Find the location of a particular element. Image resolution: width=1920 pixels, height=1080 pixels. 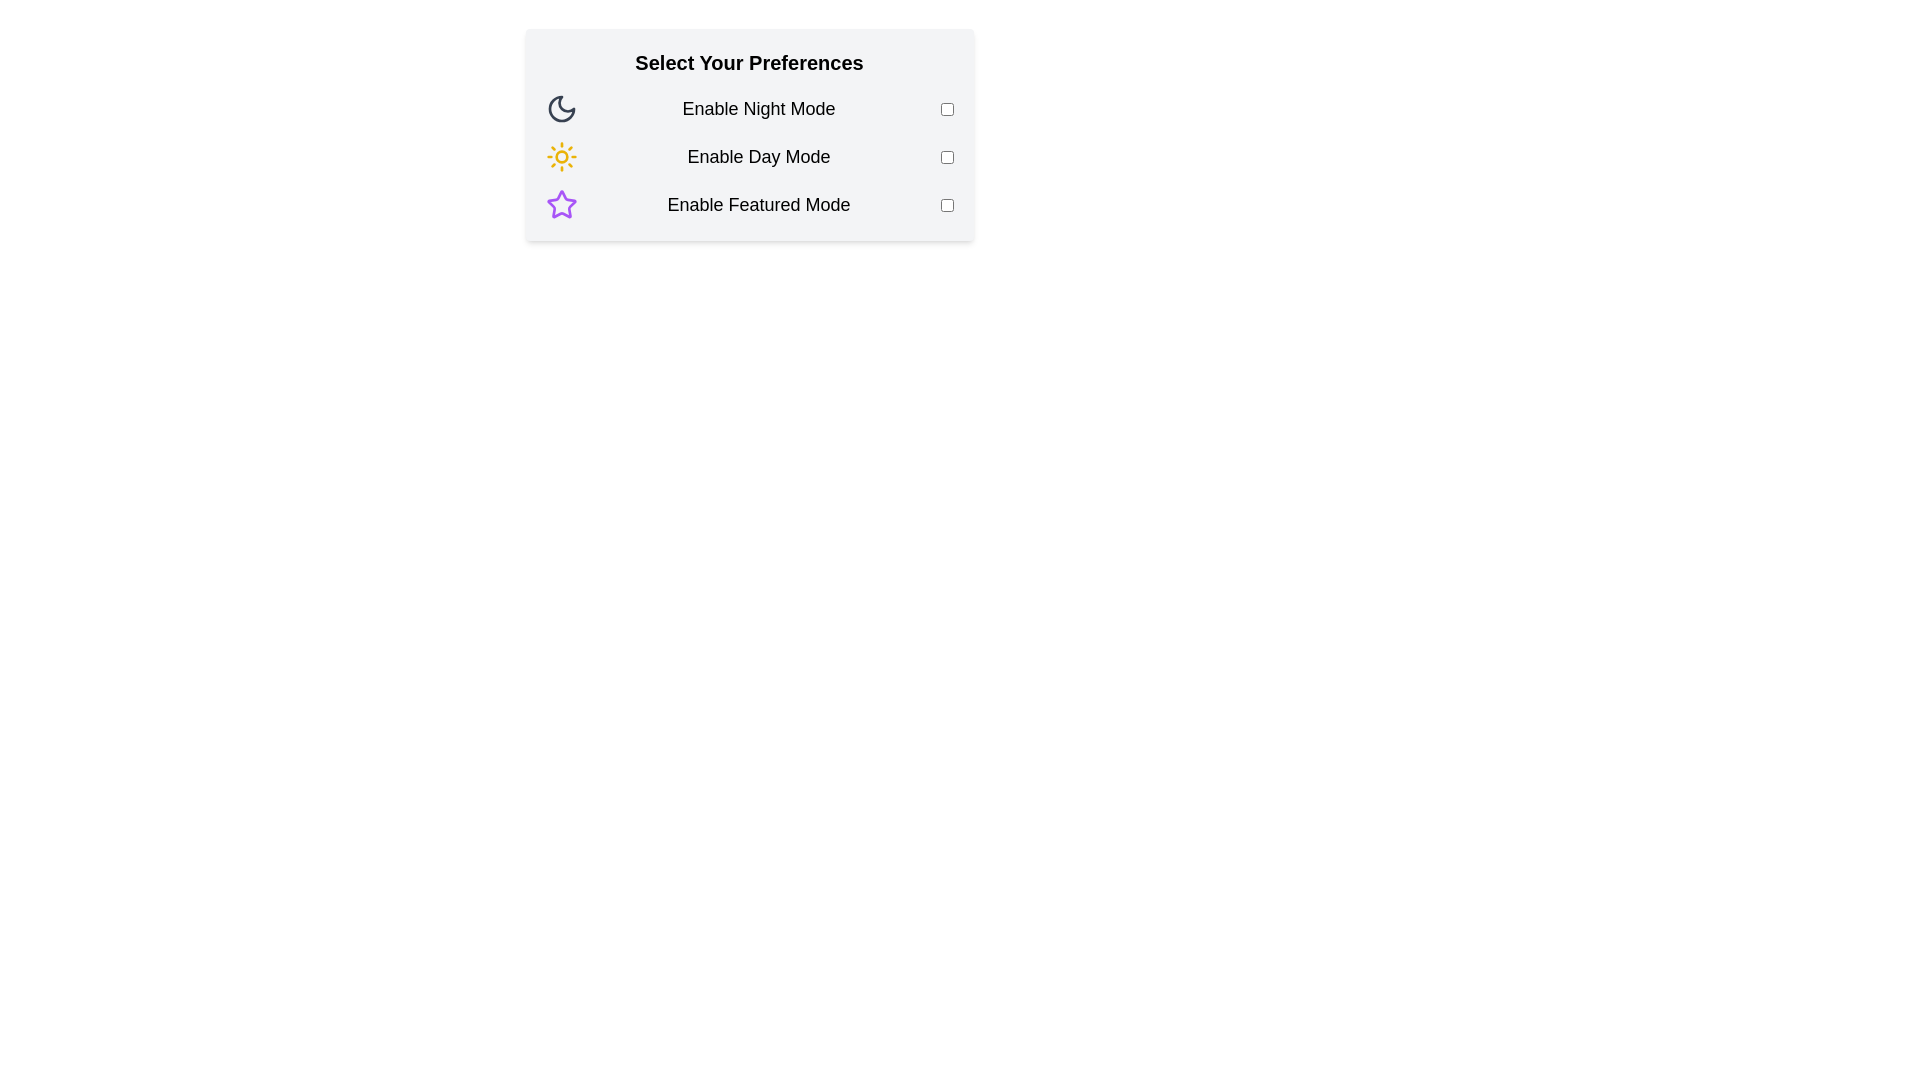

the text label displaying 'Enable Featured Mode', which is the third option in the preferences section, positioned between a star icon and a checkbox is located at coordinates (757, 204).